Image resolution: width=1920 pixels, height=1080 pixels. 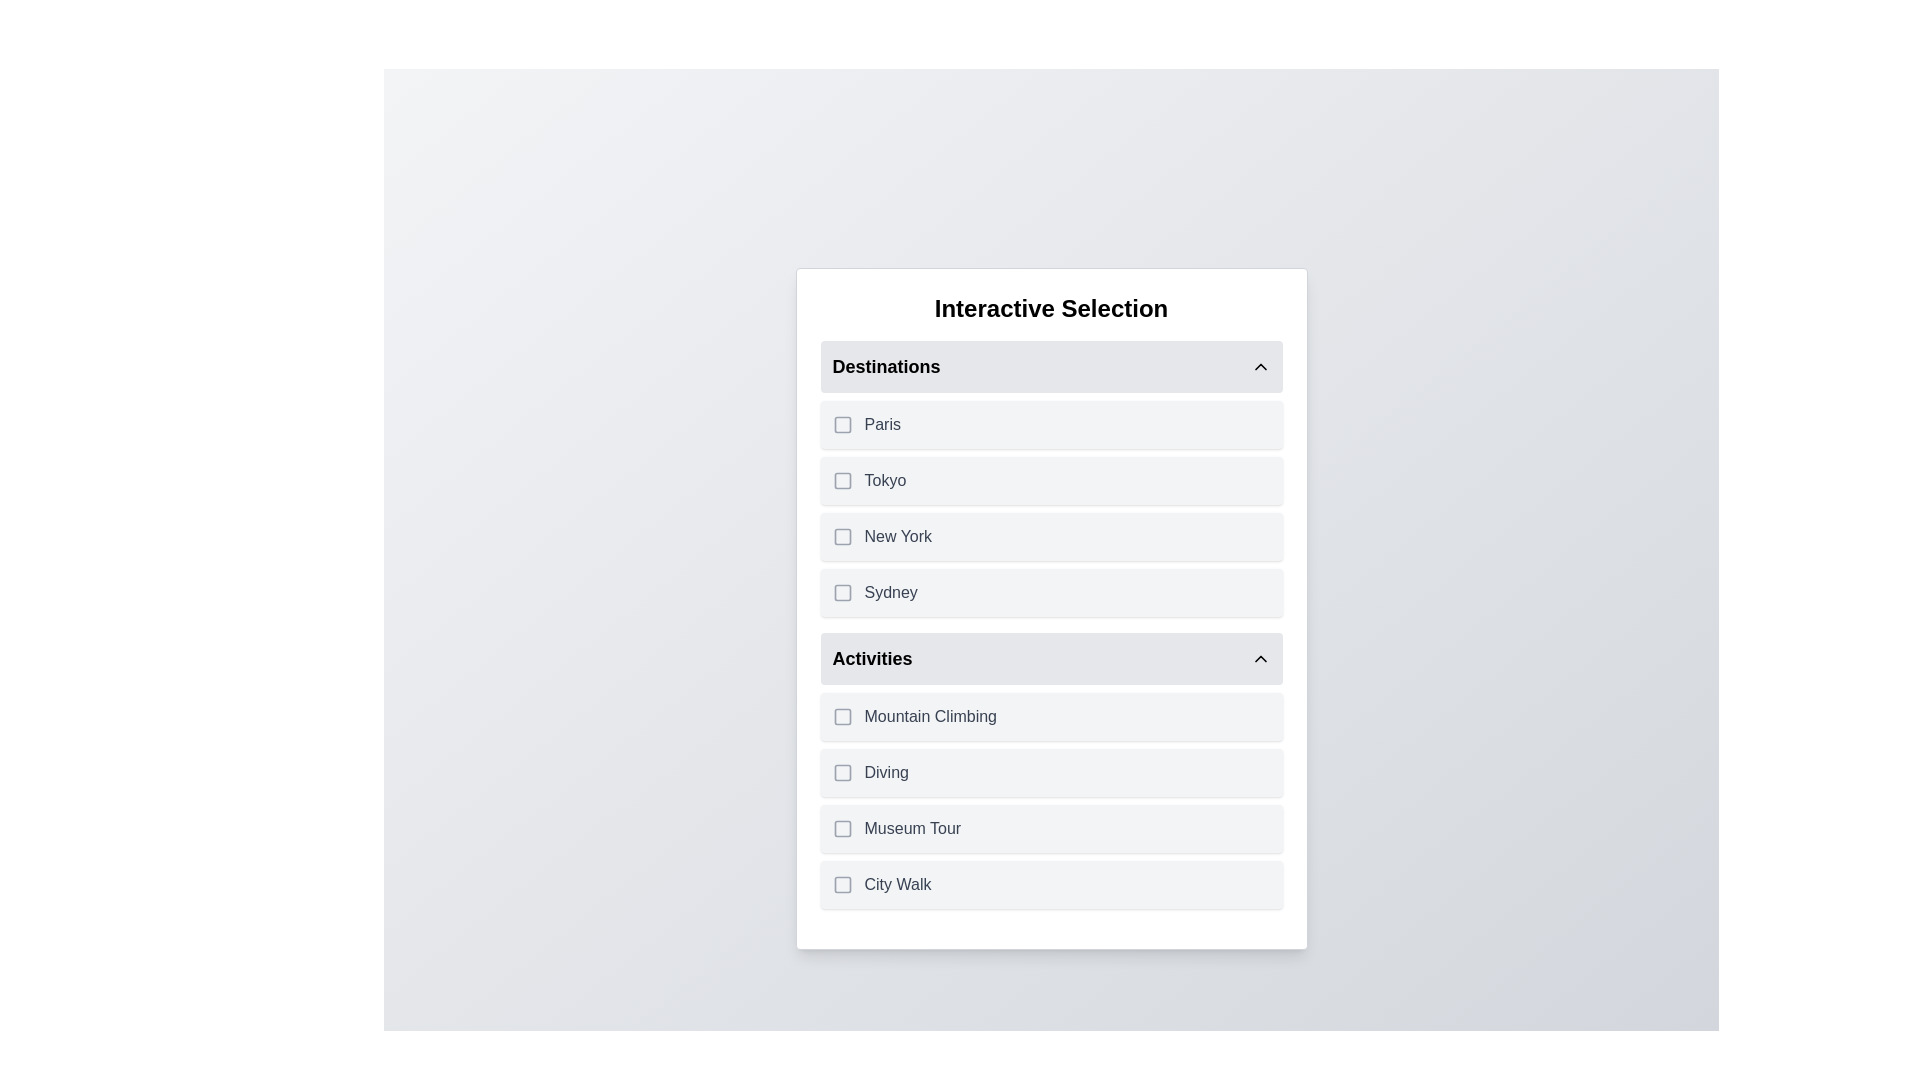 What do you see at coordinates (1050, 592) in the screenshot?
I see `the item Sydney to trigger its hover effect` at bounding box center [1050, 592].